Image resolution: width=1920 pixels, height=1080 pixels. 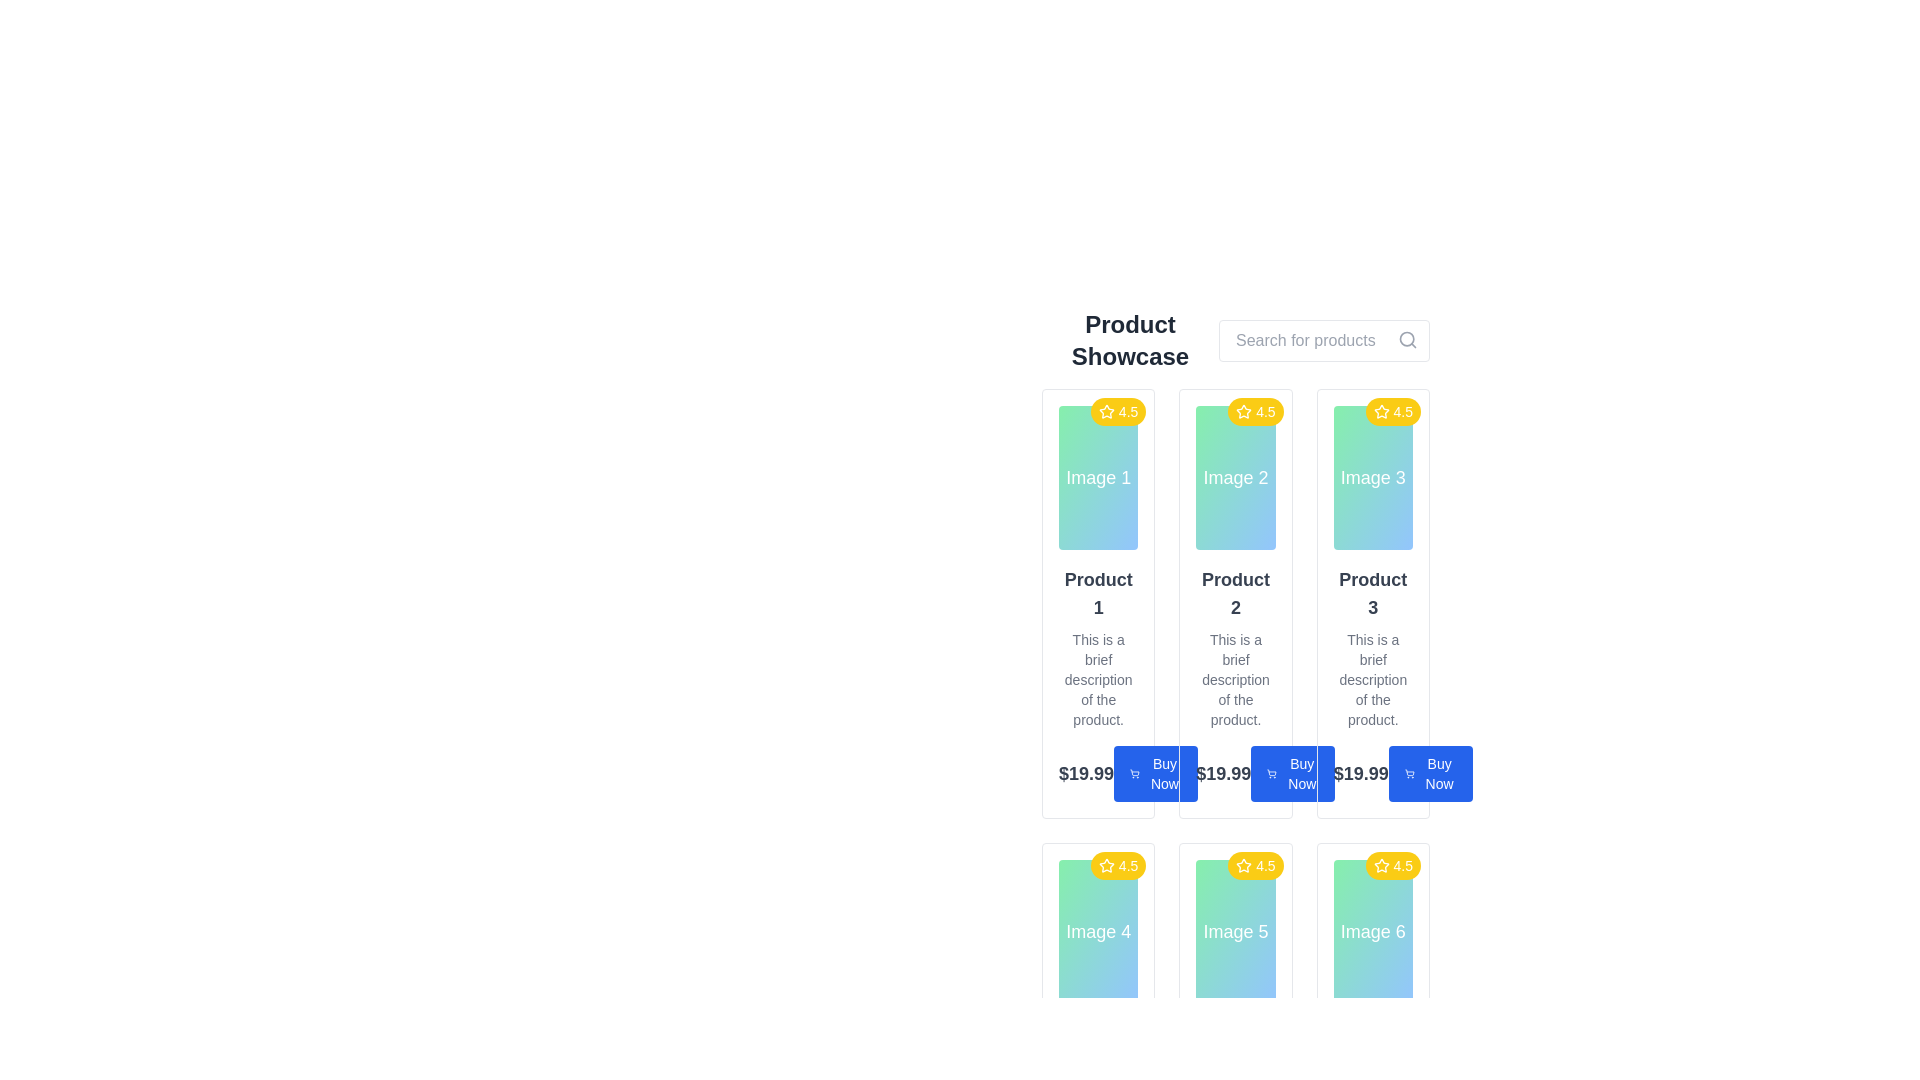 What do you see at coordinates (1097, 478) in the screenshot?
I see `the product image placeholder component located at the top of the first card in the grid layout` at bounding box center [1097, 478].